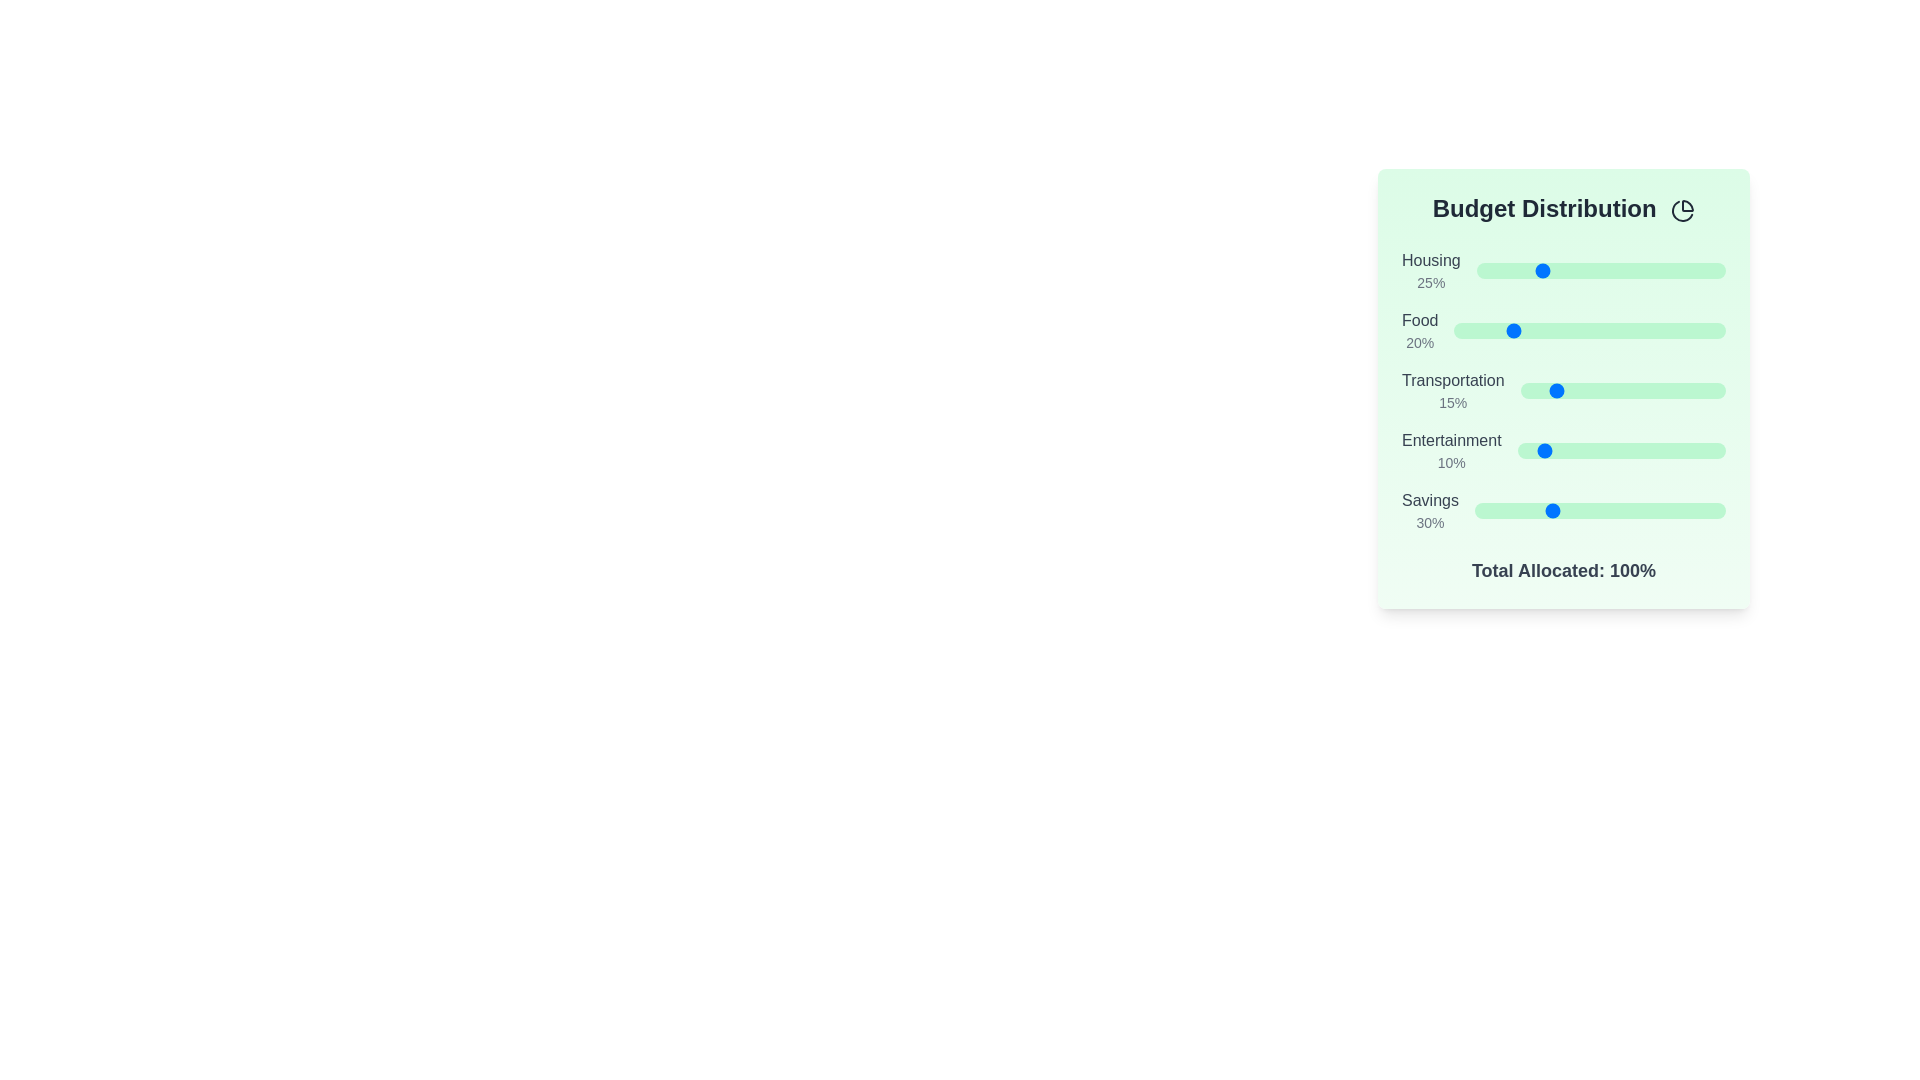  What do you see at coordinates (1430, 260) in the screenshot?
I see `the category name Housing to highlight it` at bounding box center [1430, 260].